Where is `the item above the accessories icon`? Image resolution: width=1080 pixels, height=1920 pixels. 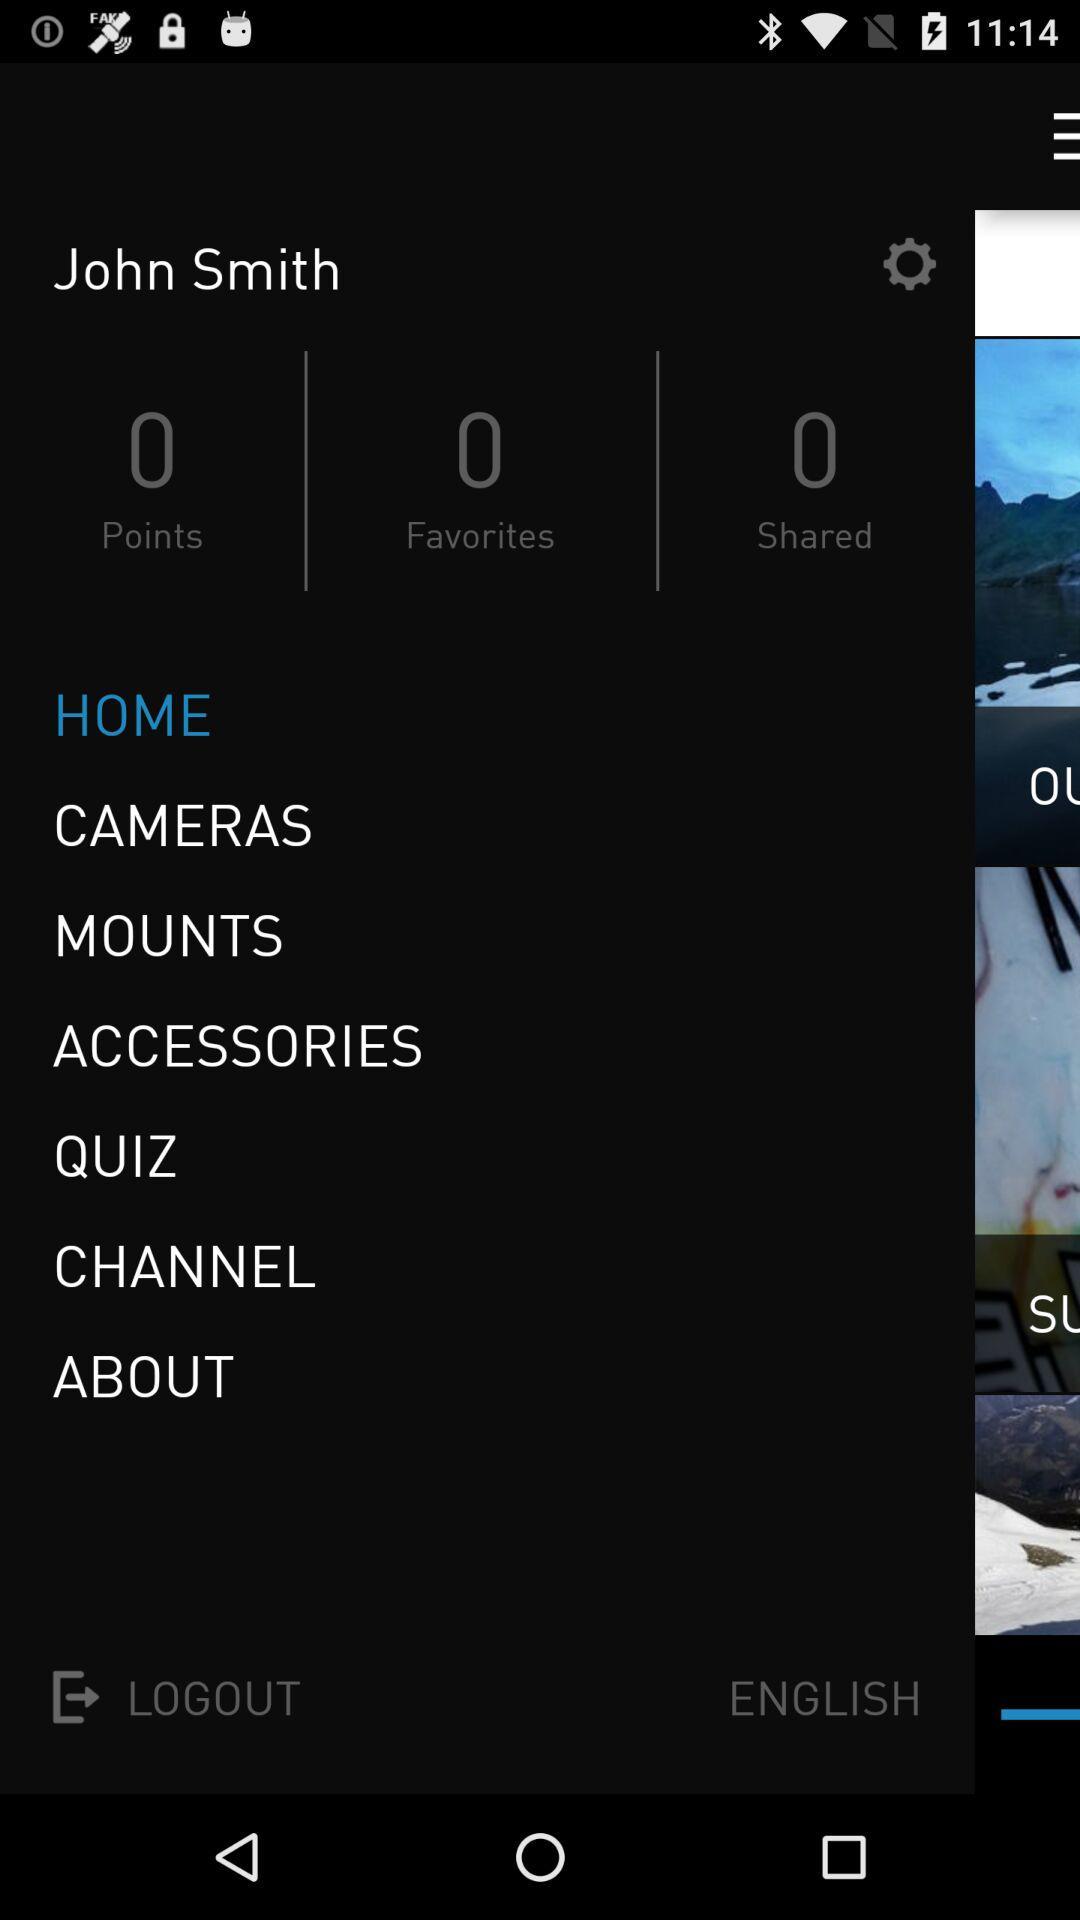 the item above the accessories icon is located at coordinates (167, 933).